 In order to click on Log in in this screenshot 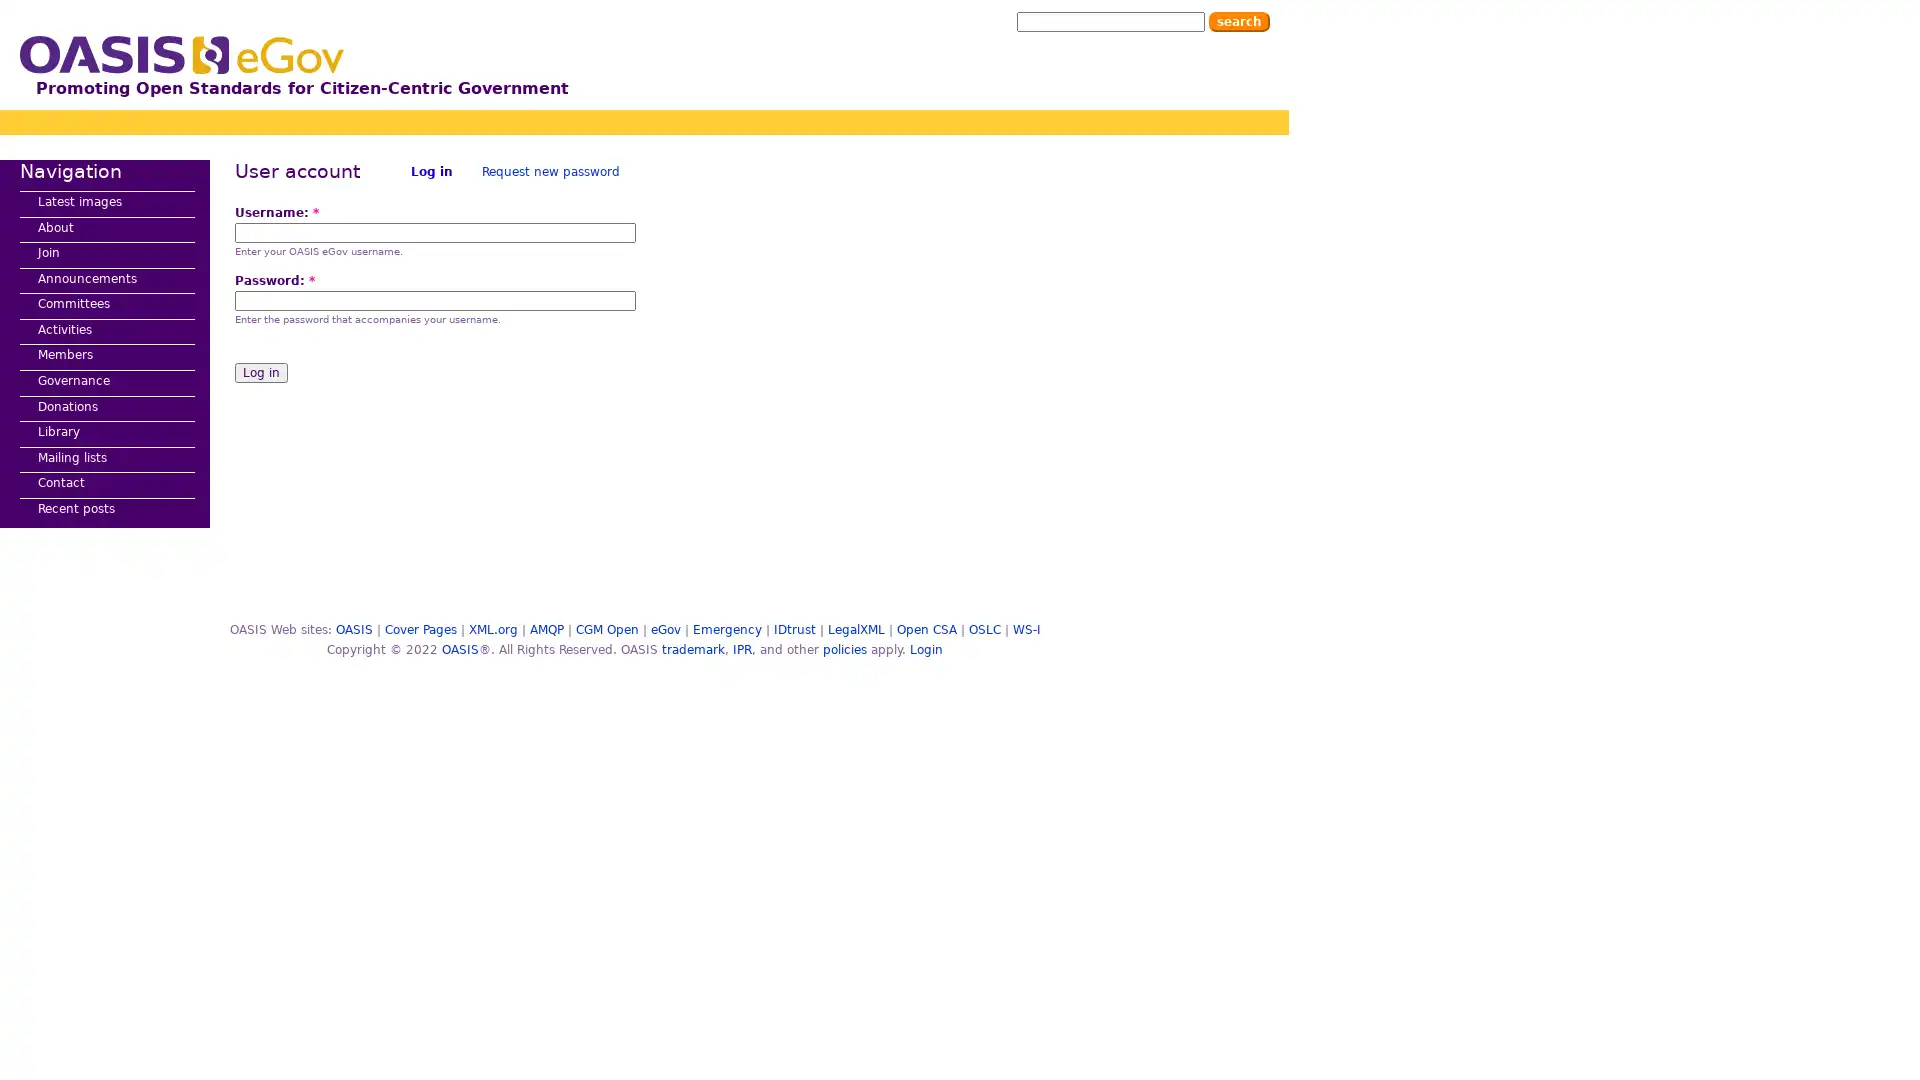, I will do `click(260, 373)`.